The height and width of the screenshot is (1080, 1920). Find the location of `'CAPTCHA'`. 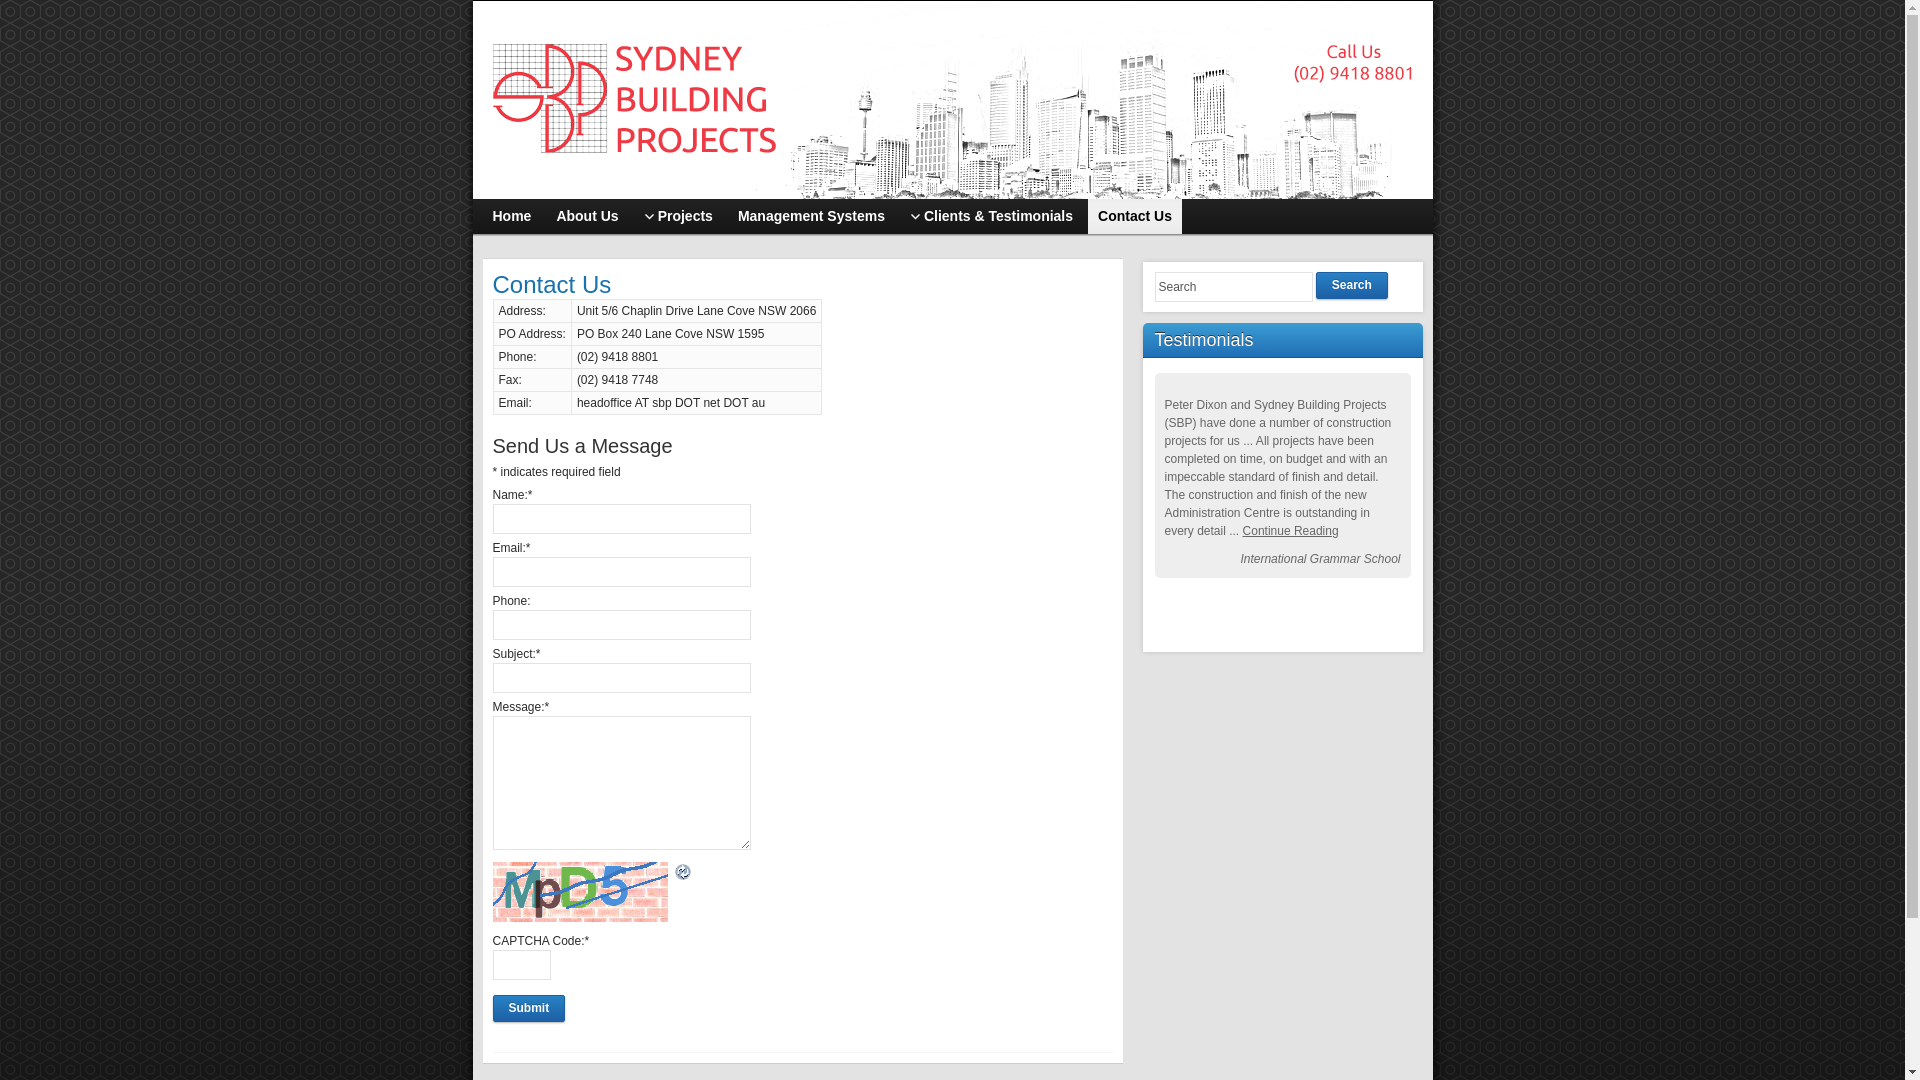

'CAPTCHA' is located at coordinates (580, 890).